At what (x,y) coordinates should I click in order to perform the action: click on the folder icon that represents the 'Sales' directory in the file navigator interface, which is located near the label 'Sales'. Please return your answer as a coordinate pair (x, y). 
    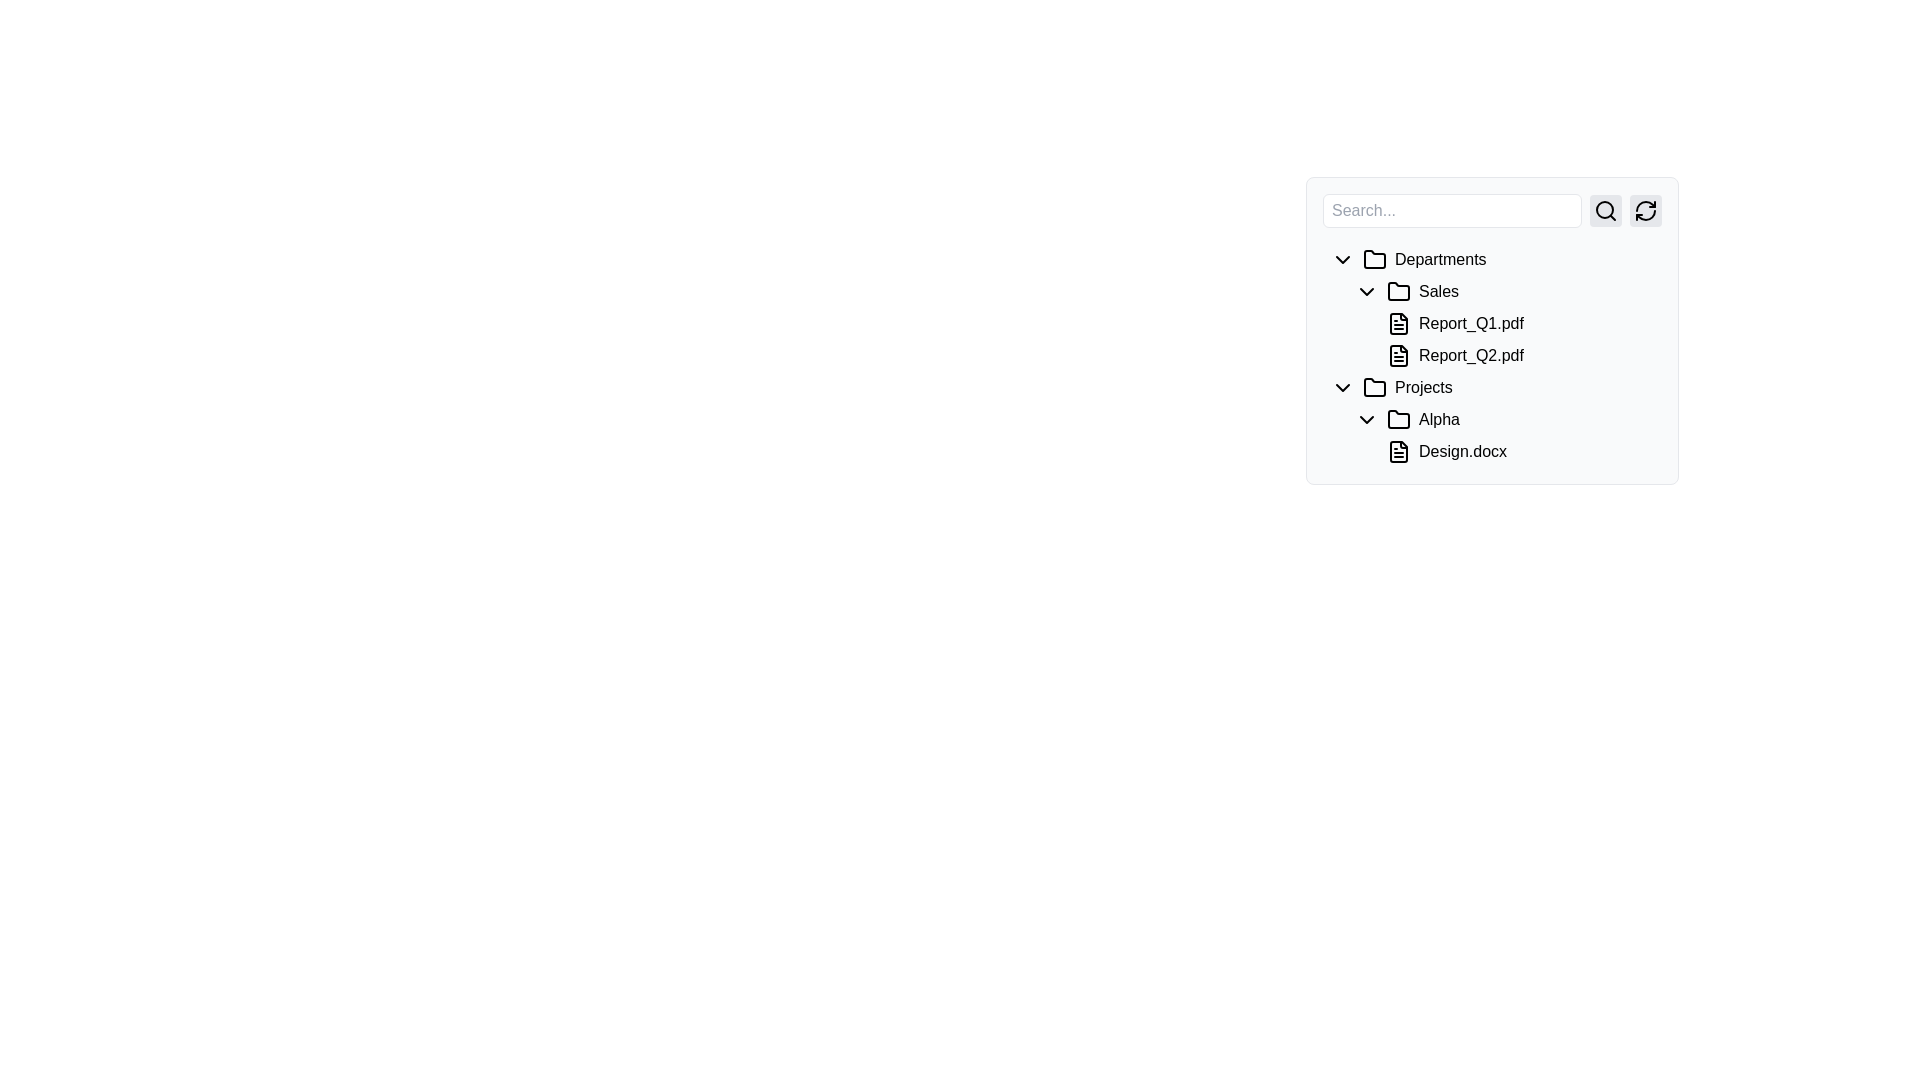
    Looking at the image, I should click on (1401, 292).